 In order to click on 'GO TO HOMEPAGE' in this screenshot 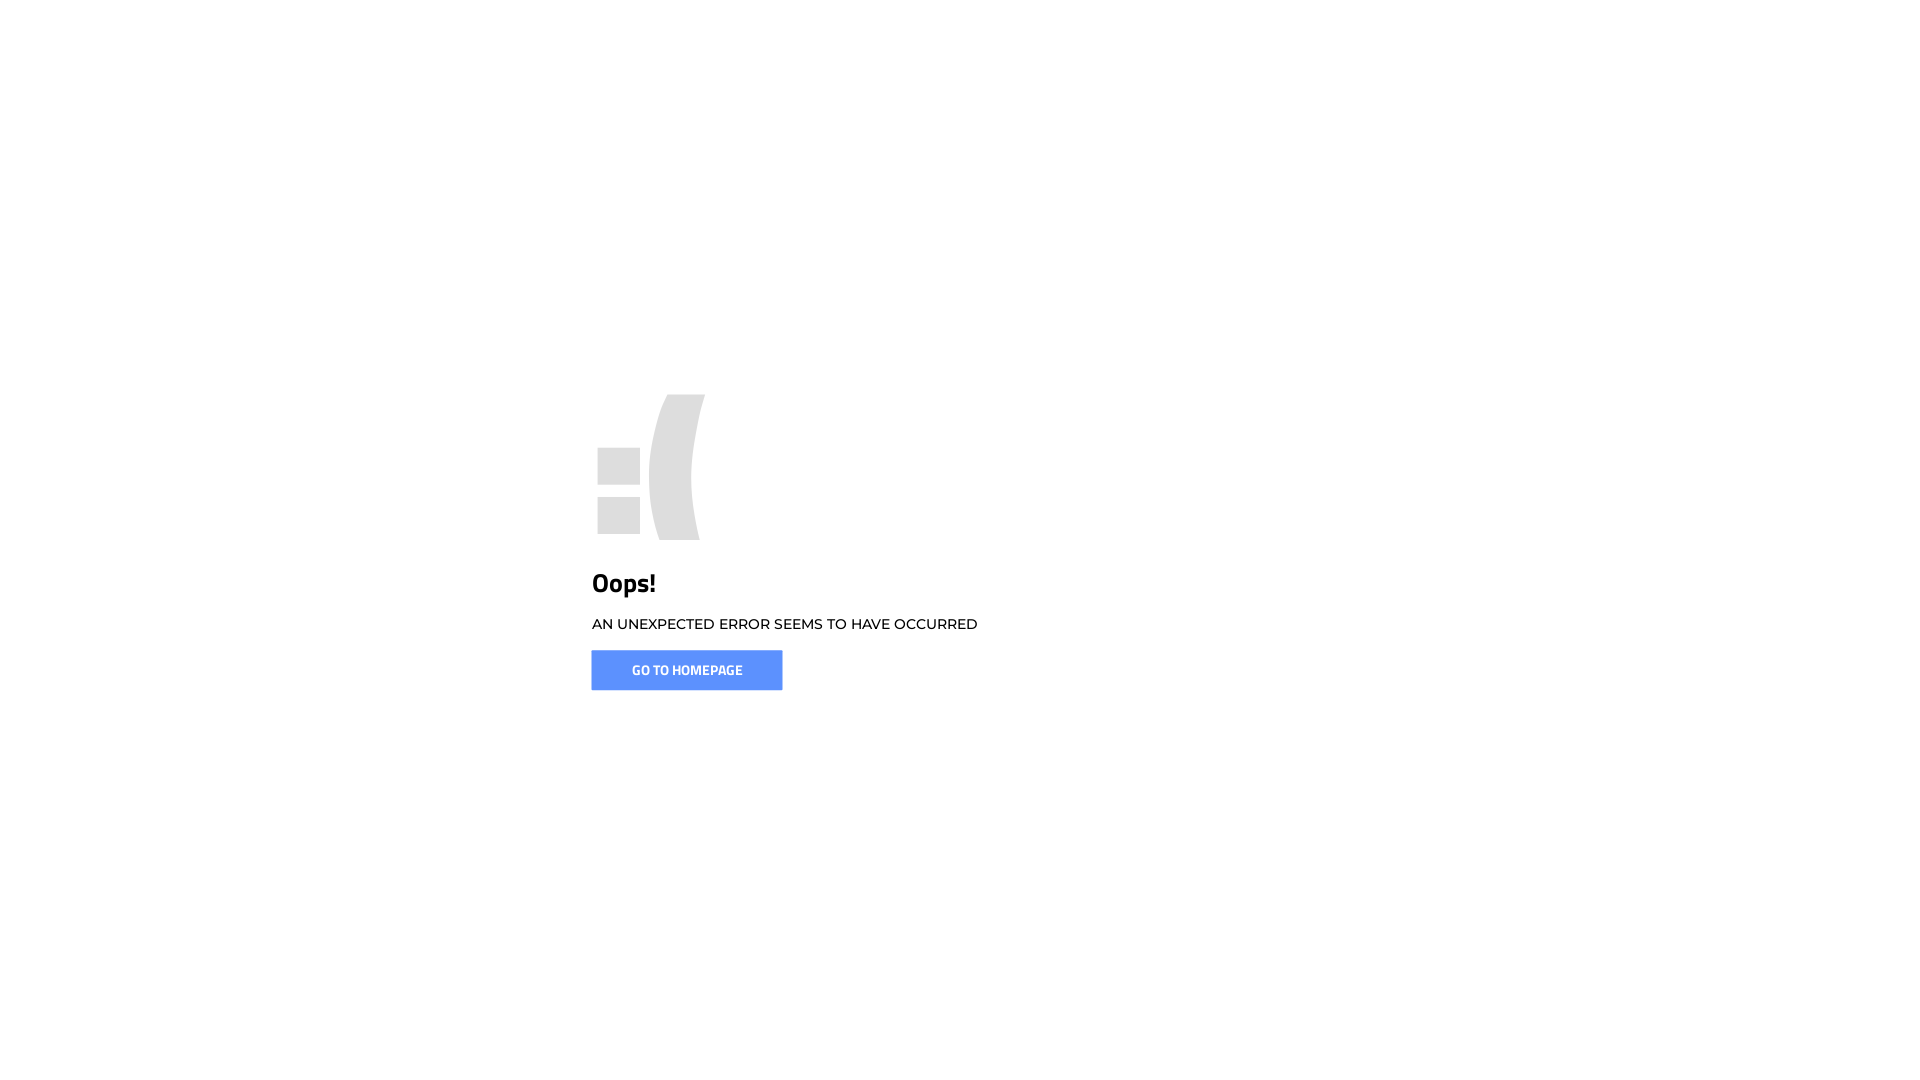, I will do `click(687, 670)`.